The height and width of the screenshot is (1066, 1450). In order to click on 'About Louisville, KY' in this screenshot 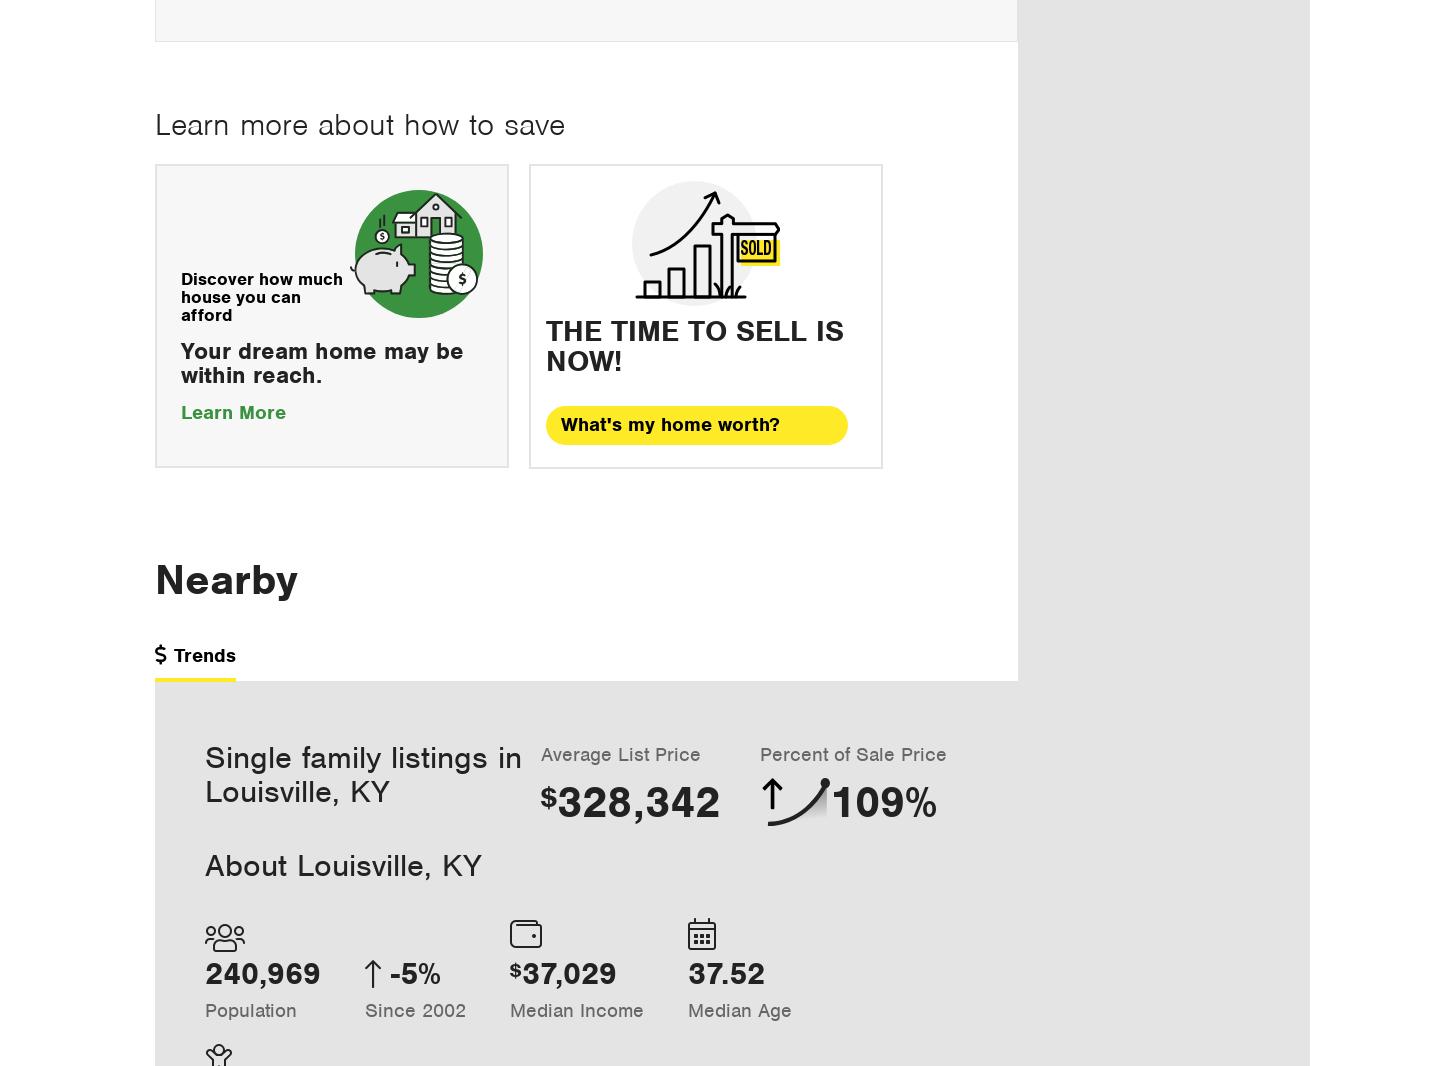, I will do `click(343, 865)`.